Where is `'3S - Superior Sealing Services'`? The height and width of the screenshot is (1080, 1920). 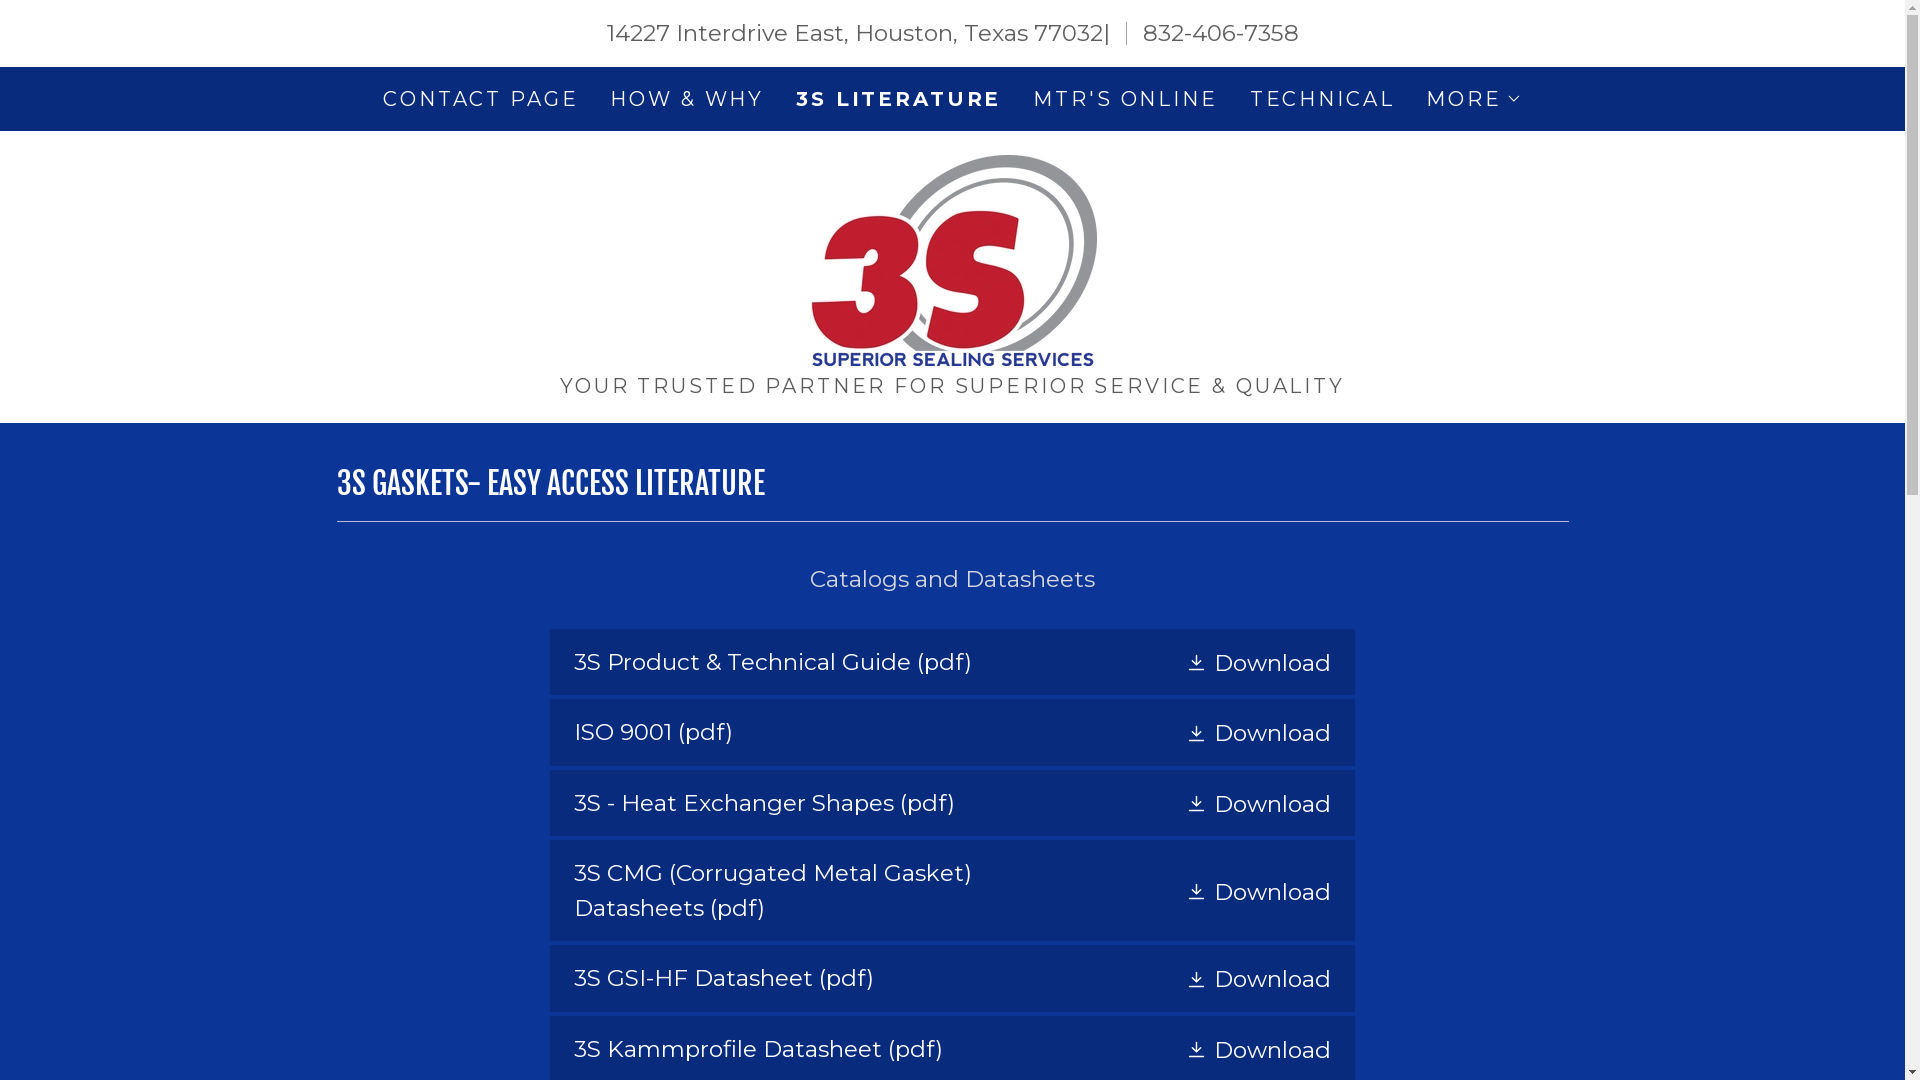
'3S - Superior Sealing Services' is located at coordinates (951, 257).